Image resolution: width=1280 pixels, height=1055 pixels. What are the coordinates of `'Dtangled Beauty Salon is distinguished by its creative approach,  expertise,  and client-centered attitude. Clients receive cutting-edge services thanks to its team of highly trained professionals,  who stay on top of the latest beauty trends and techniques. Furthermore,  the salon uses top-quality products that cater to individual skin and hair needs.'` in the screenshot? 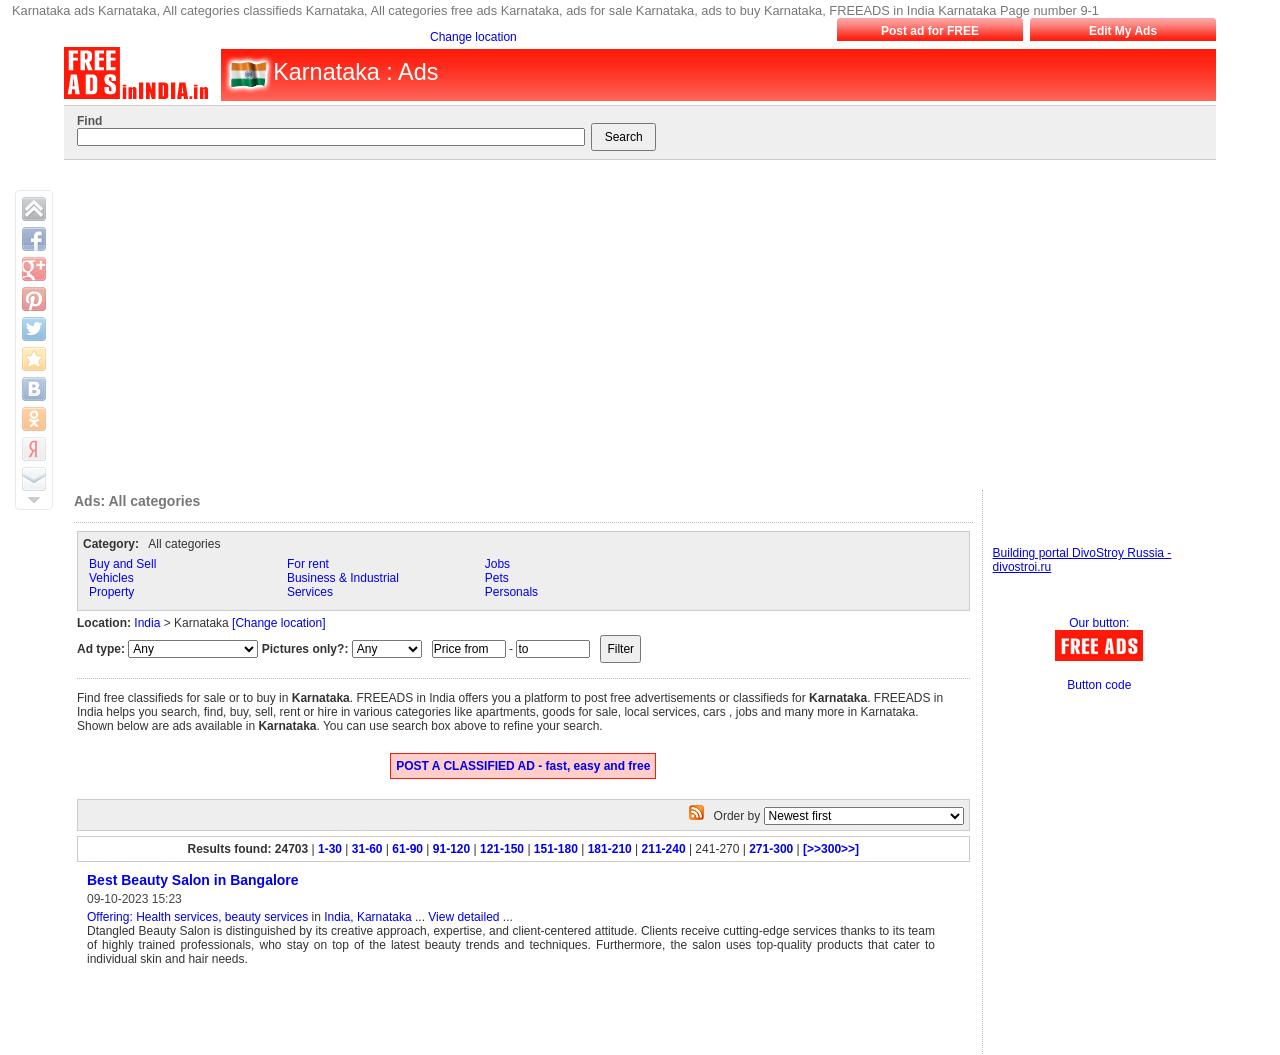 It's located at (510, 944).